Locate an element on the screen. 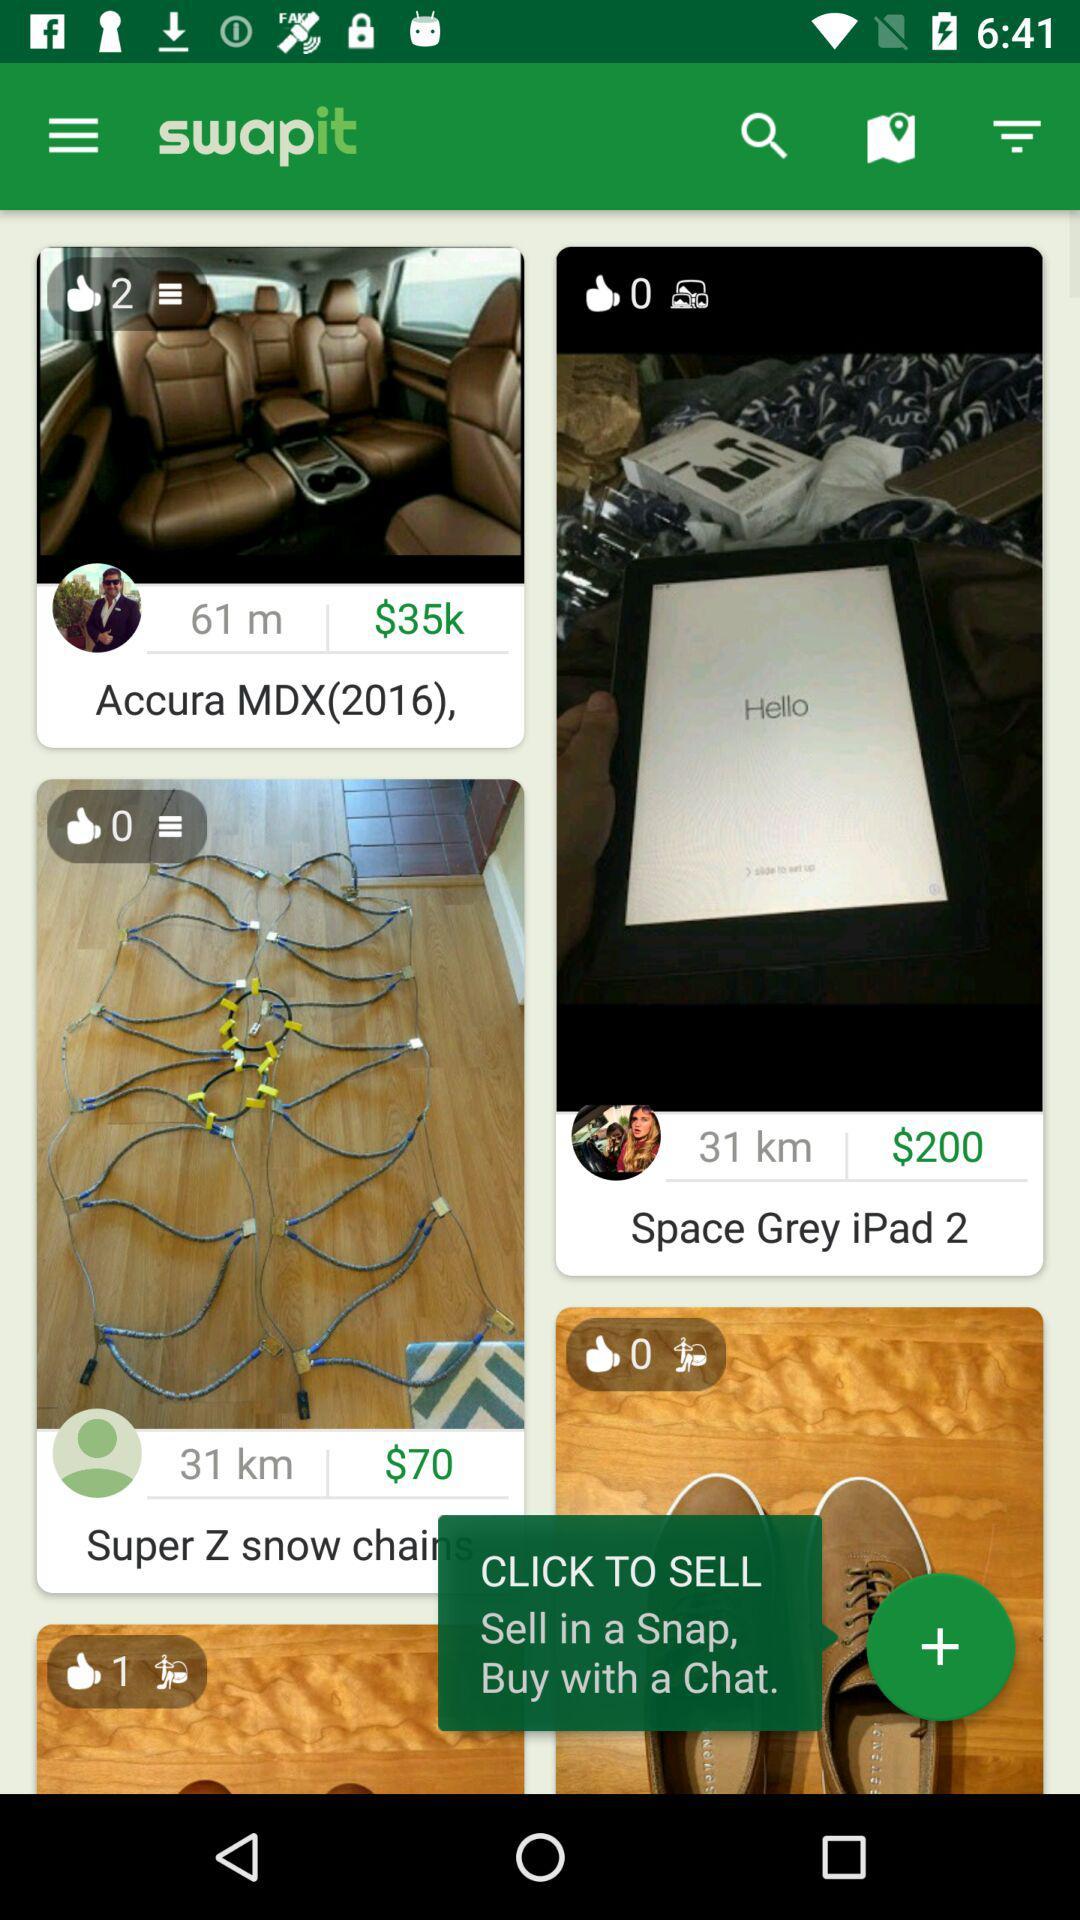  the add icon is located at coordinates (940, 1654).